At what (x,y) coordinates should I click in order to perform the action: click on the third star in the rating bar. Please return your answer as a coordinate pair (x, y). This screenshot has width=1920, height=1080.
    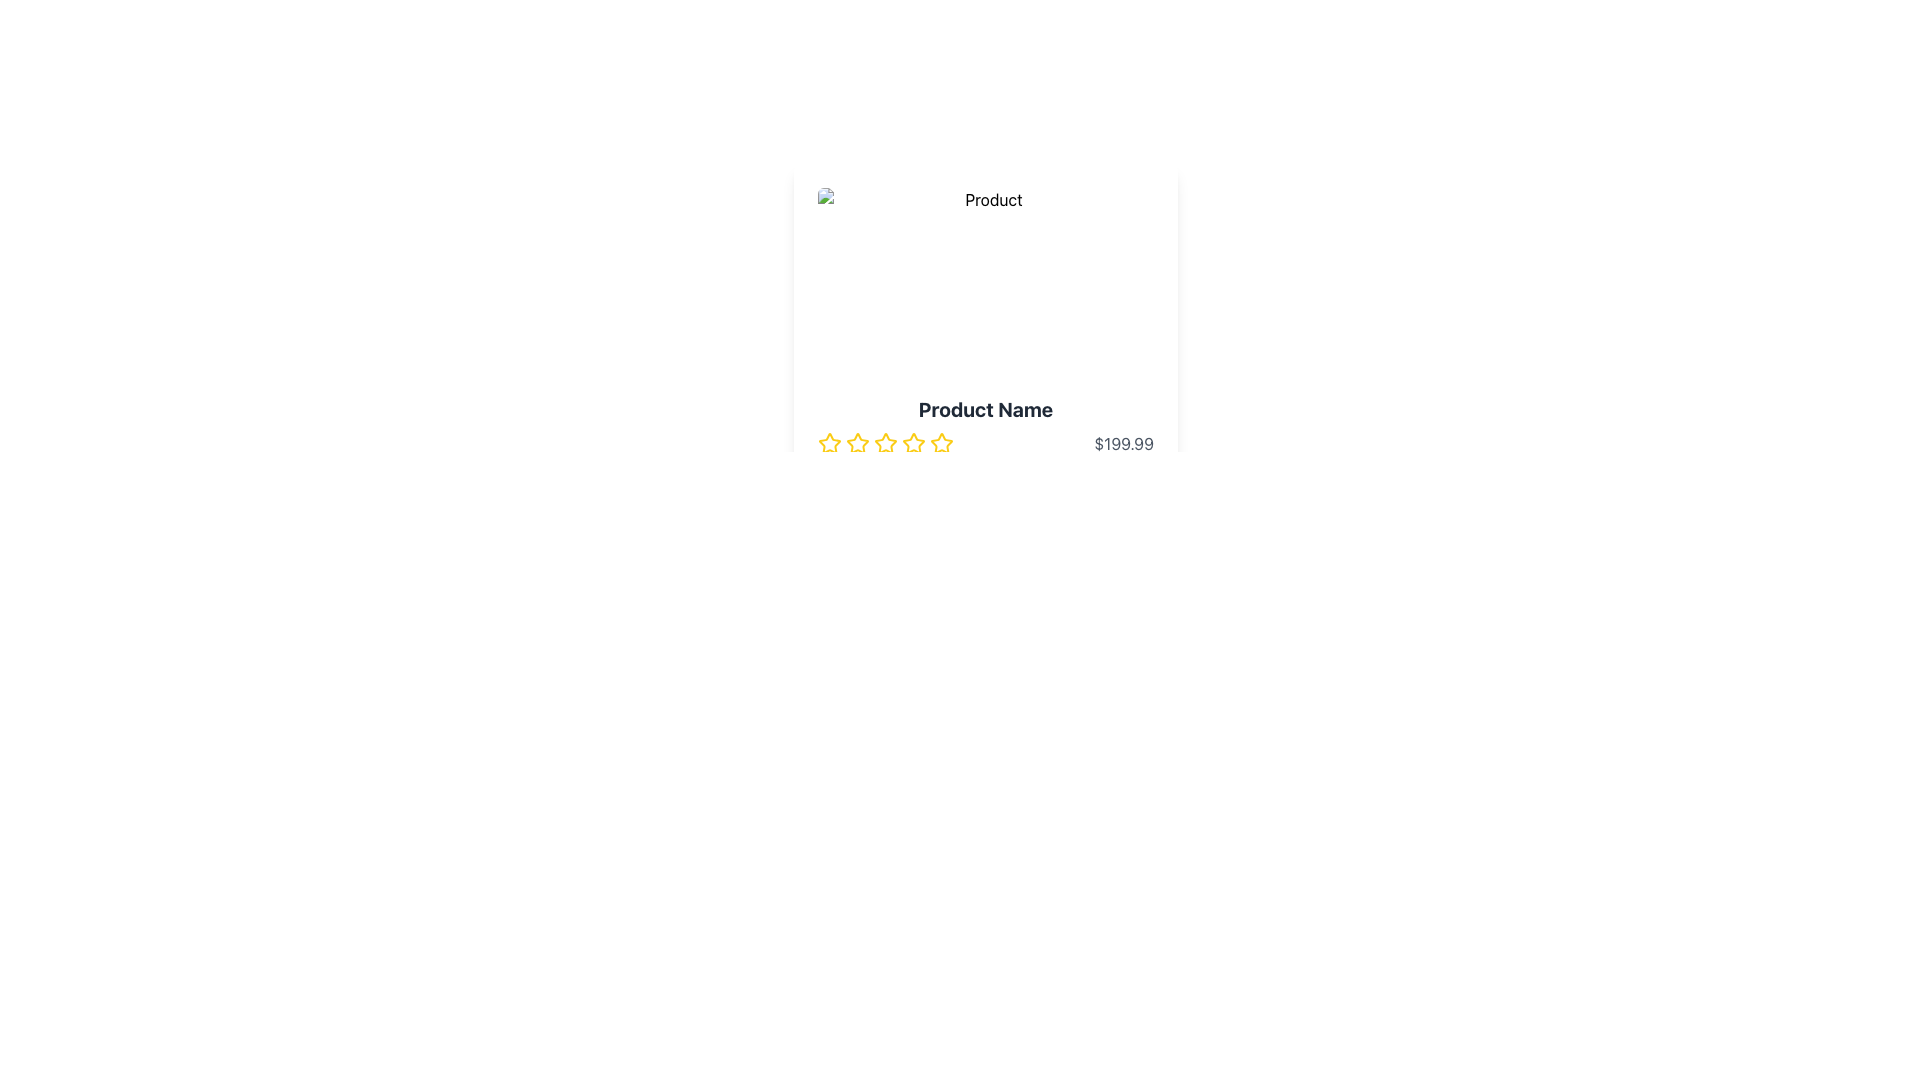
    Looking at the image, I should click on (885, 442).